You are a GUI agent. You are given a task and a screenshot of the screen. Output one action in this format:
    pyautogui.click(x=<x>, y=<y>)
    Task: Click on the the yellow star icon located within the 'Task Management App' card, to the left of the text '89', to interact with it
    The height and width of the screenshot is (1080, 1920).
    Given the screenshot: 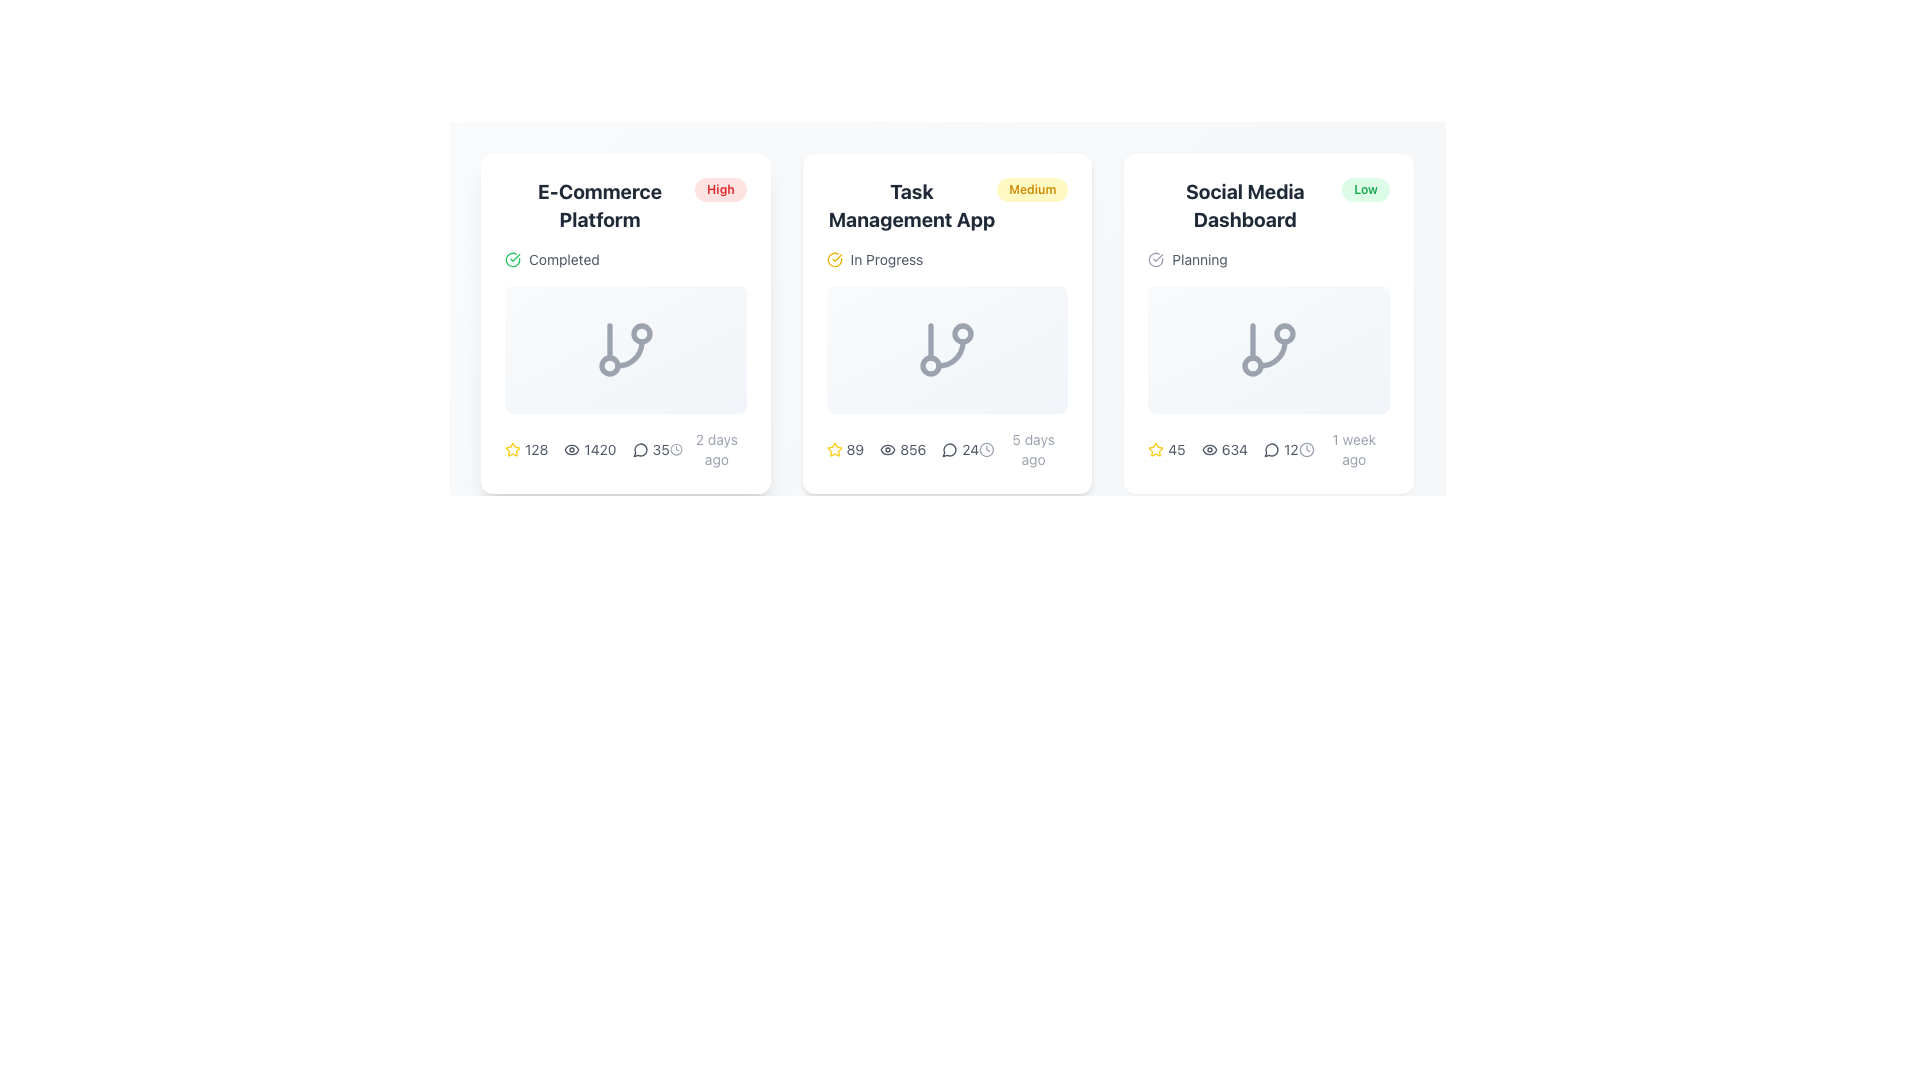 What is the action you would take?
    pyautogui.click(x=834, y=450)
    